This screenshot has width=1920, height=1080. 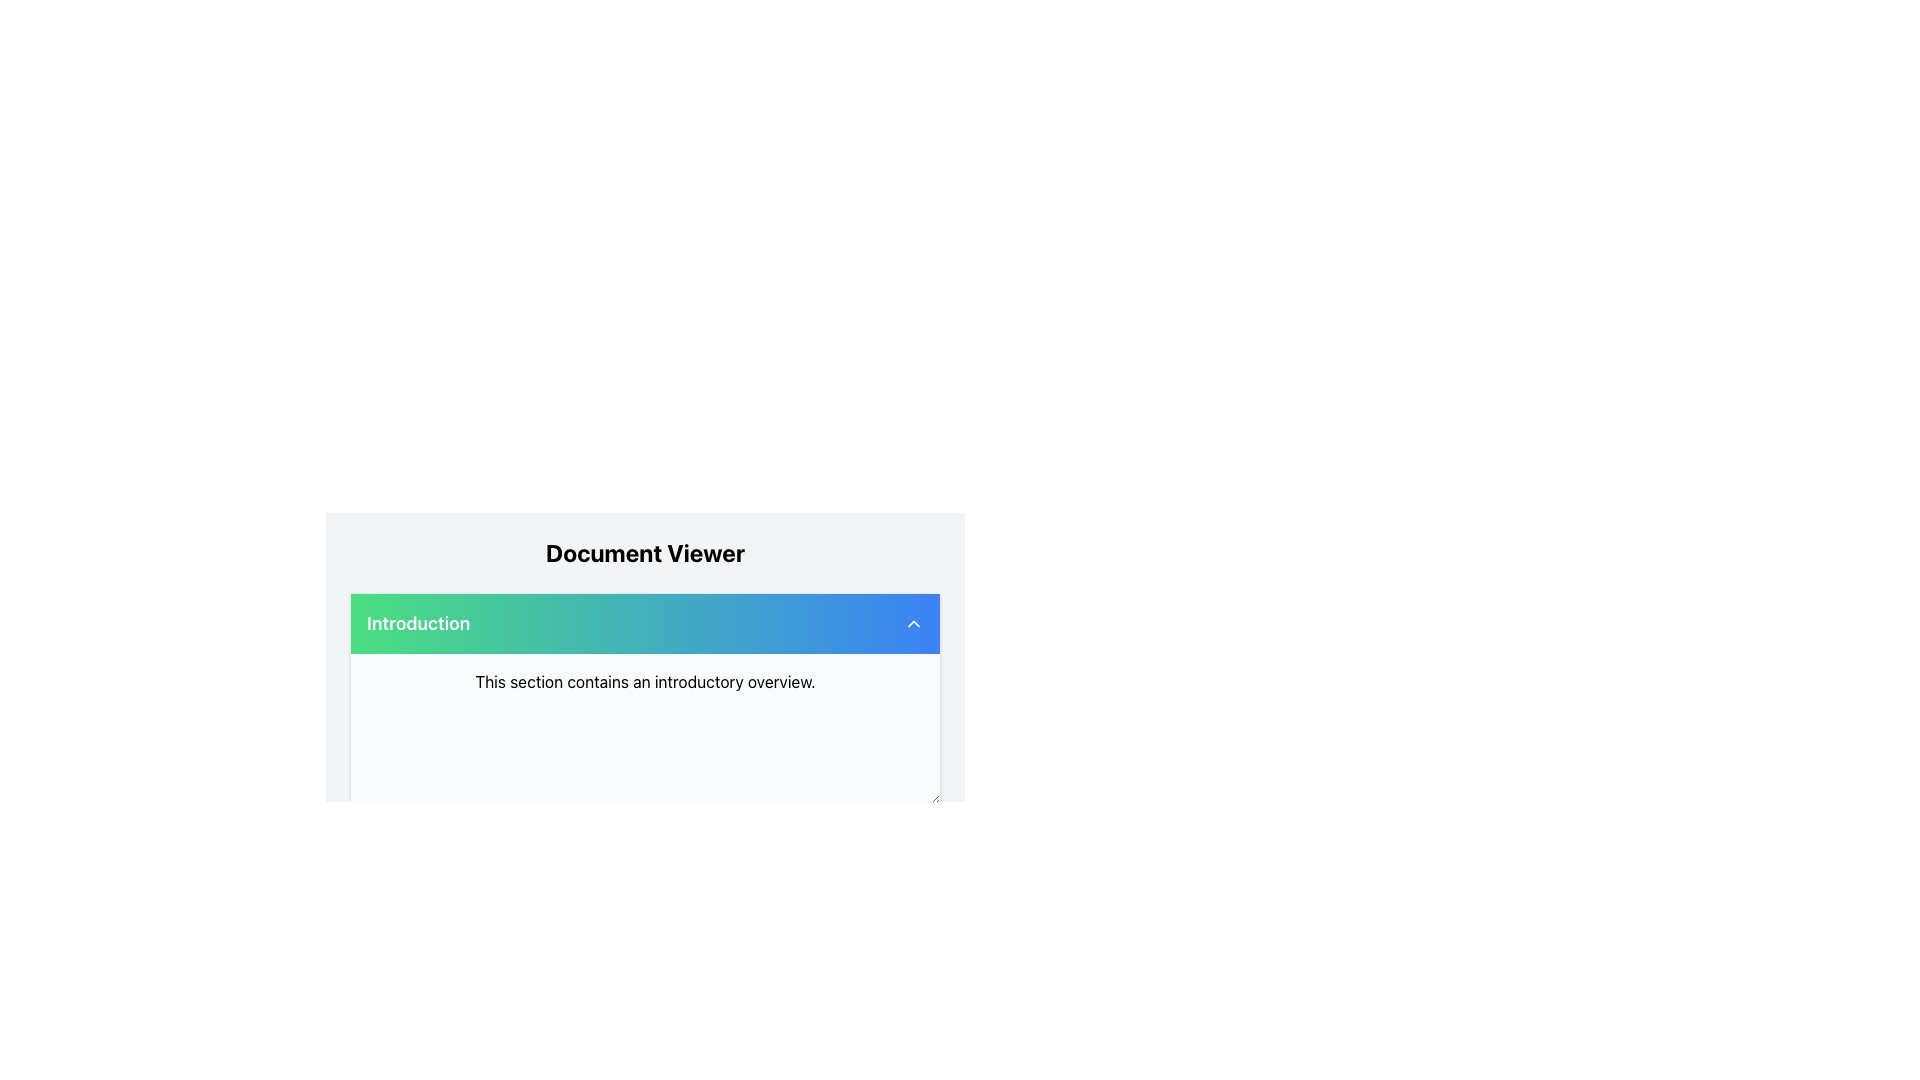 I want to click on the bold, large font text label displaying the word 'Introduction', which is positioned on the left side of a gradient background bar, so click(x=417, y=623).